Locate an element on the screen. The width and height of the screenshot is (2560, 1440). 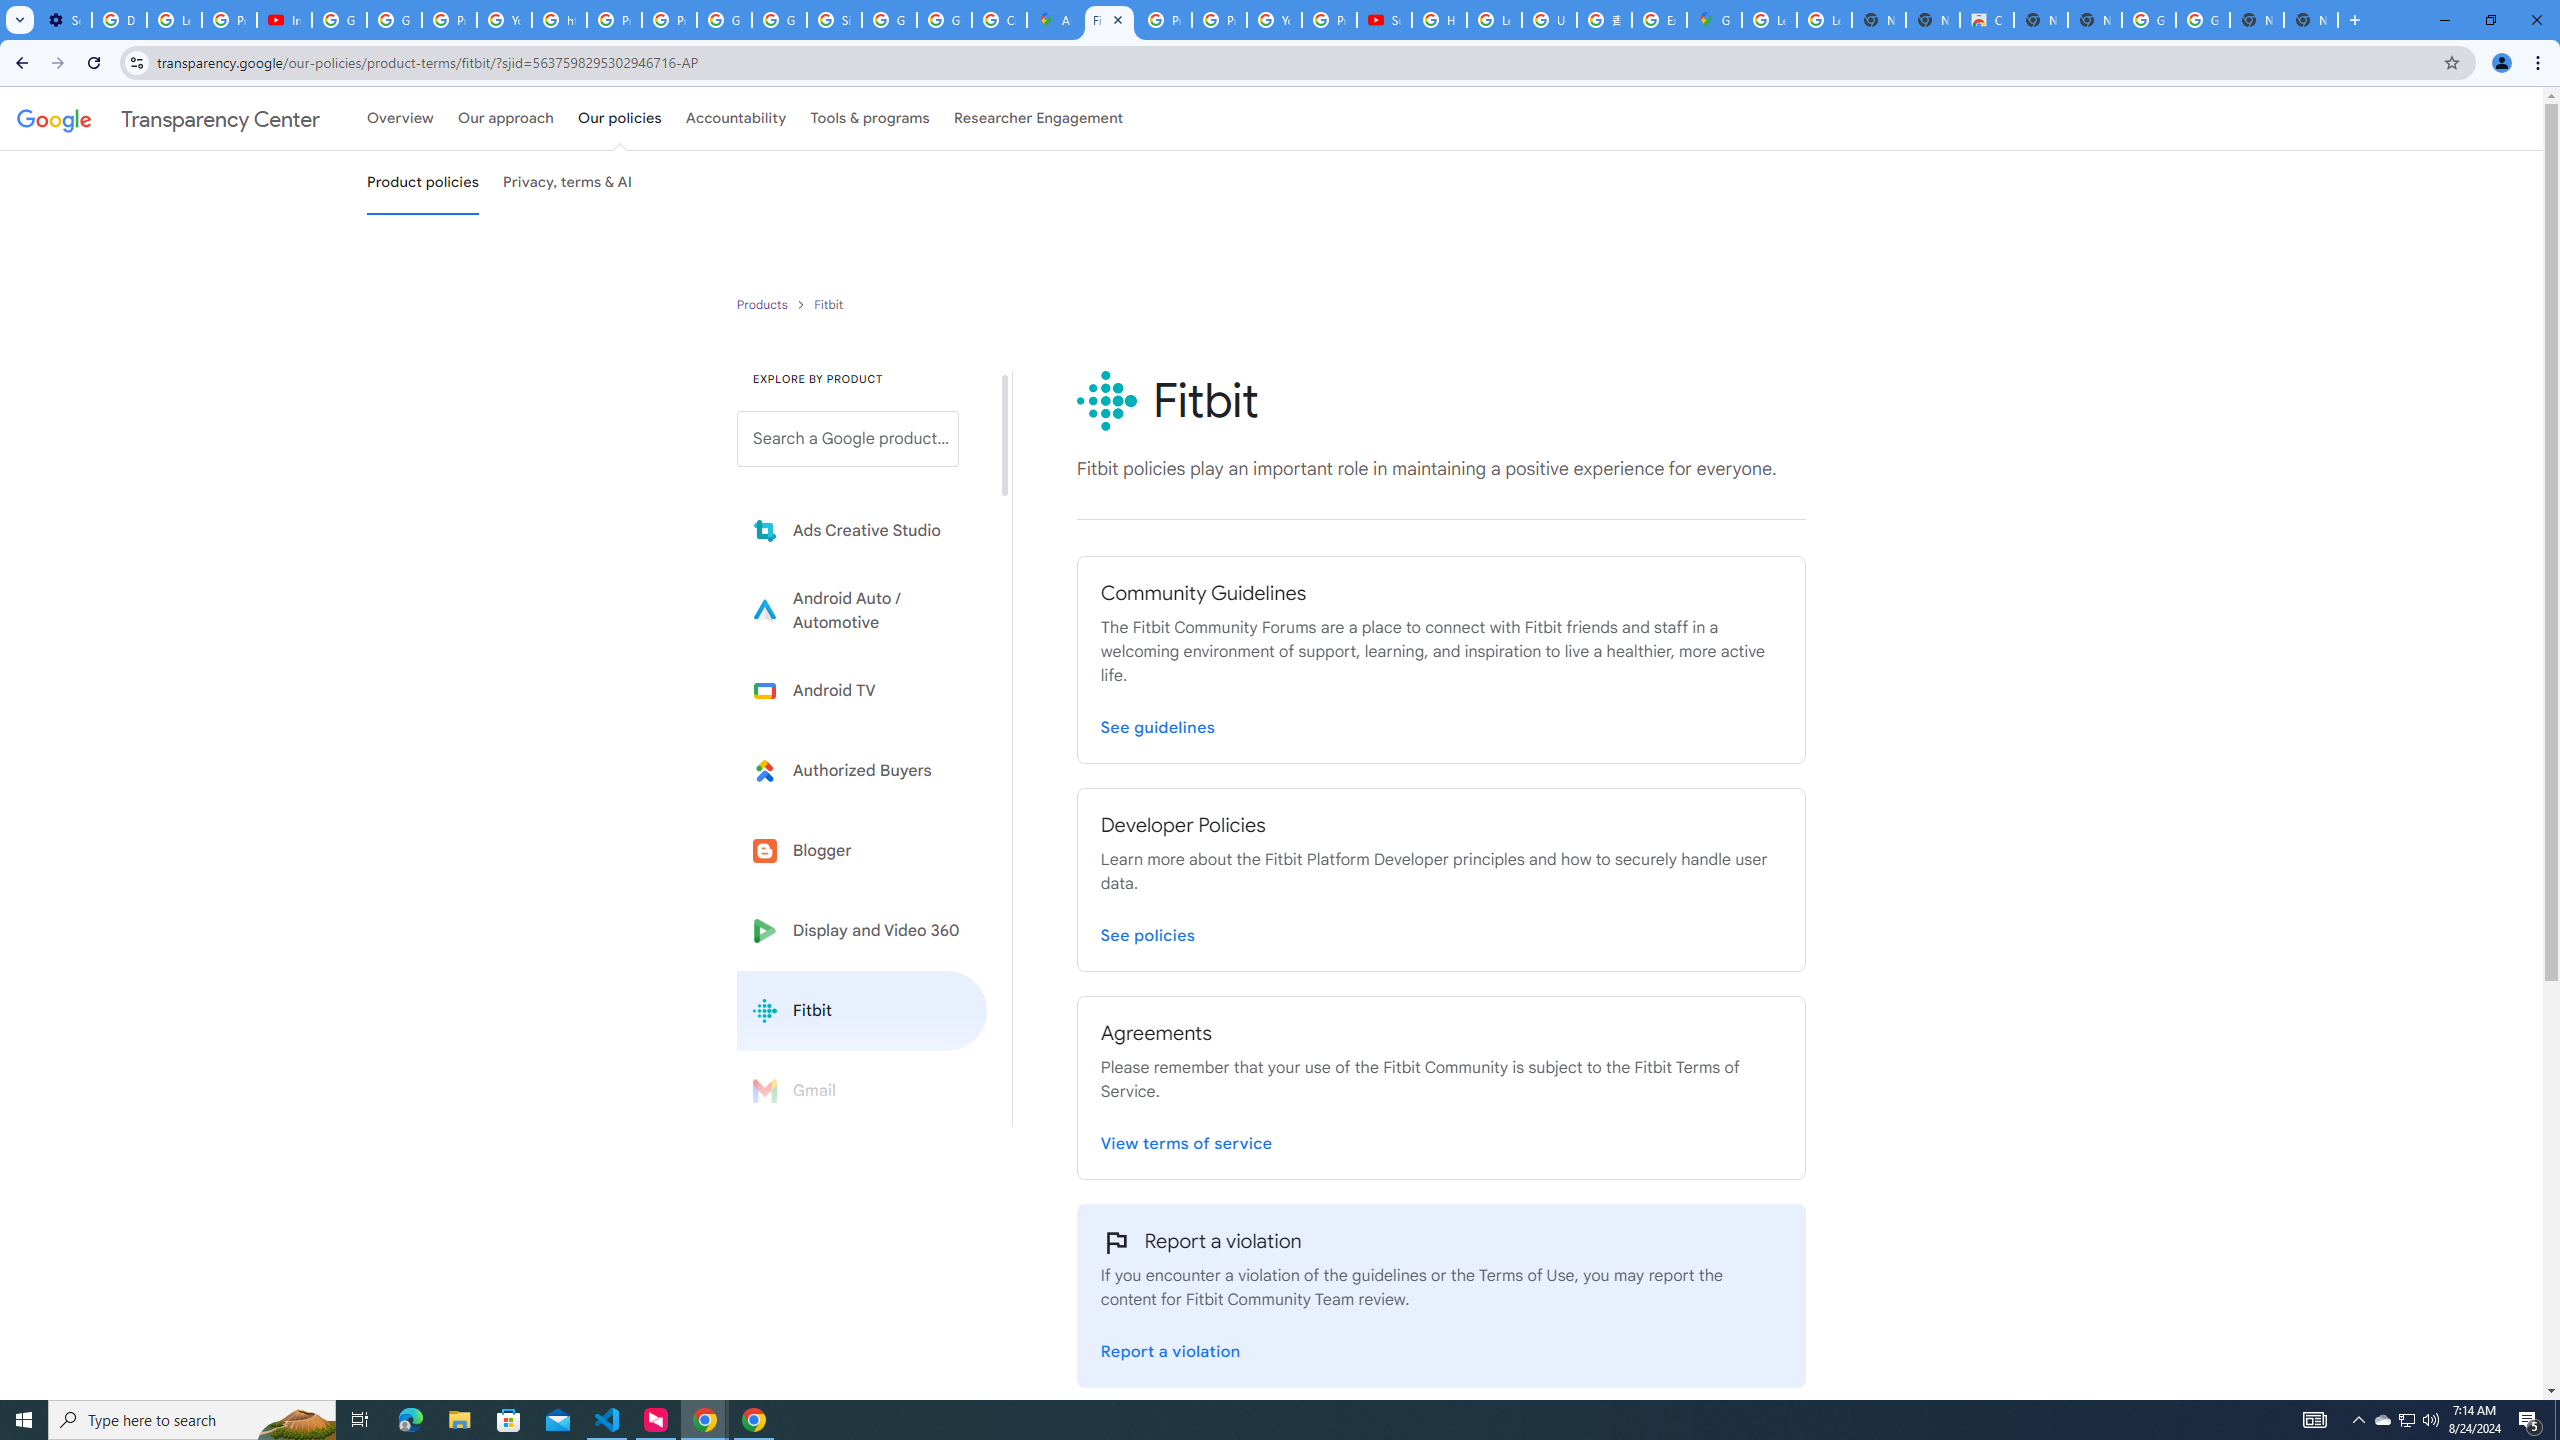
'Privacy Help Center - Policies Help' is located at coordinates (613, 19).